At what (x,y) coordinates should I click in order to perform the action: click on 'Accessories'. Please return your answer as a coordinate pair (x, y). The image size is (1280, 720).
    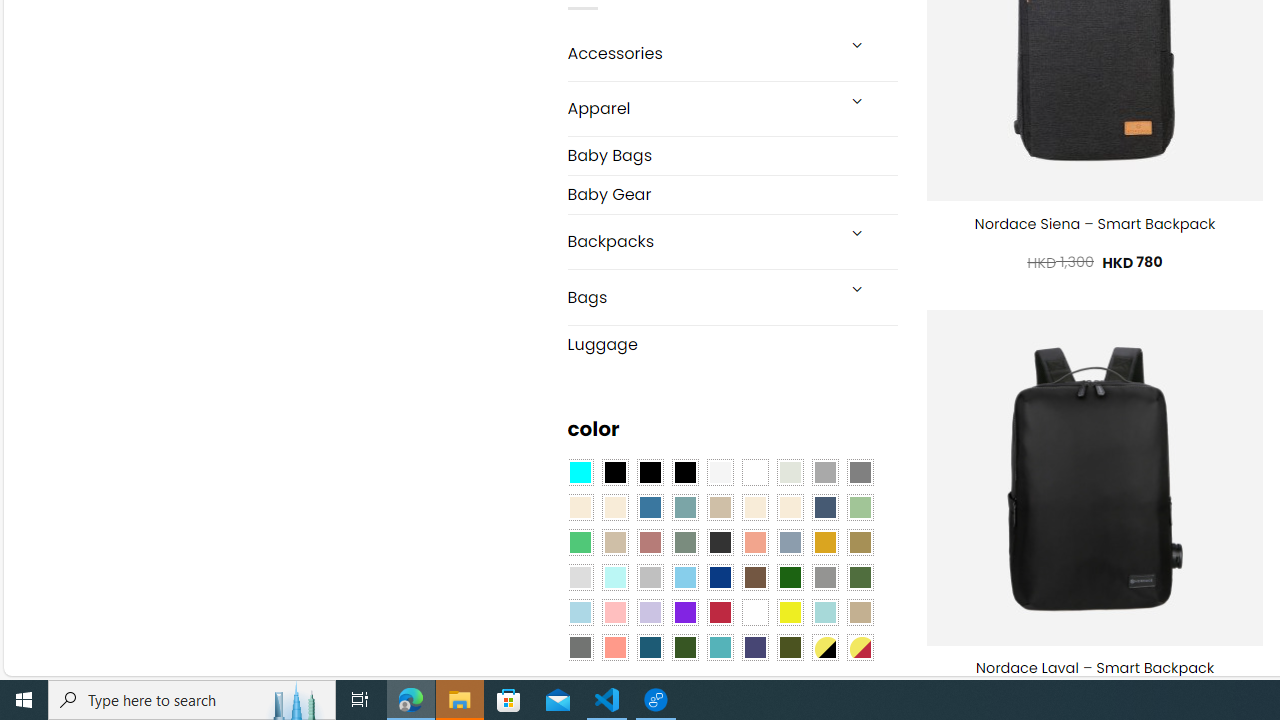
    Looking at the image, I should click on (700, 52).